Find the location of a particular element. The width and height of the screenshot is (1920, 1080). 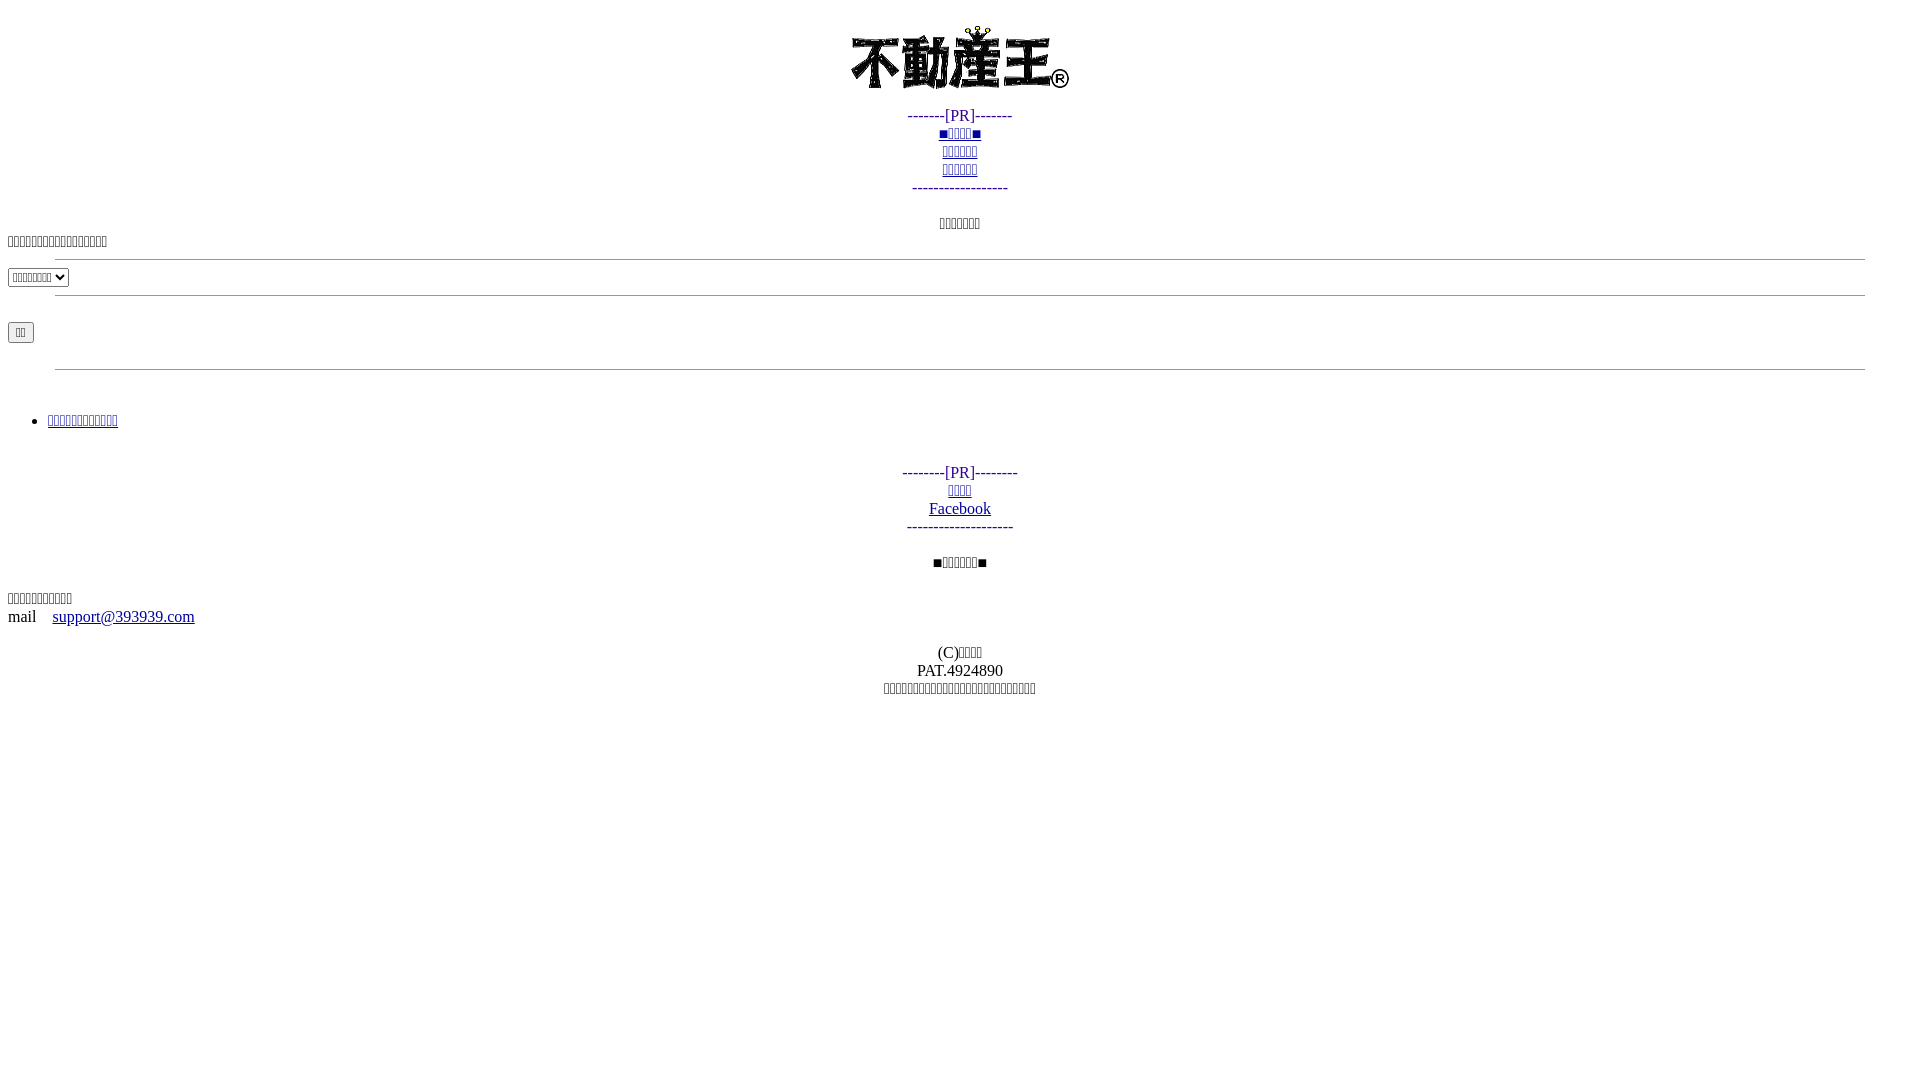

'support@393939.com' is located at coordinates (122, 615).